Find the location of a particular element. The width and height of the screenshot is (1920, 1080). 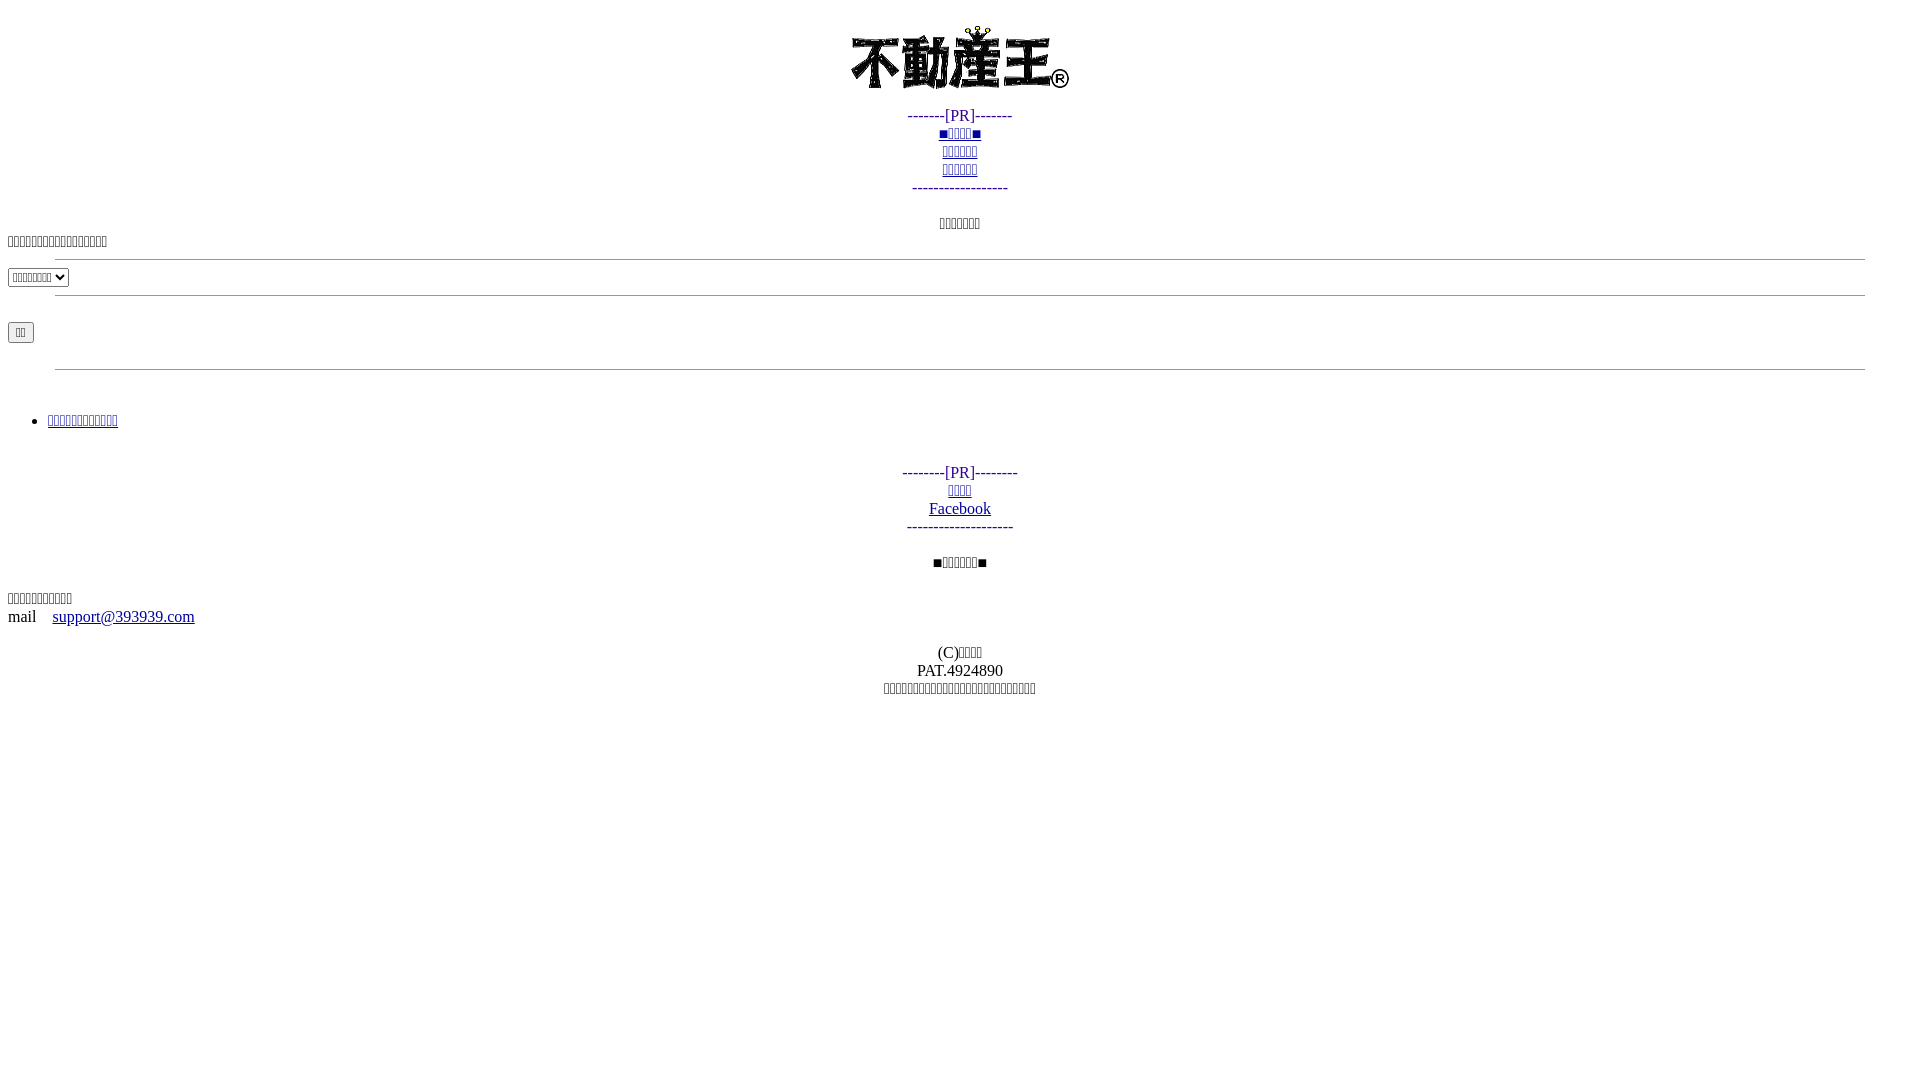

'support@393939.com' is located at coordinates (122, 615).